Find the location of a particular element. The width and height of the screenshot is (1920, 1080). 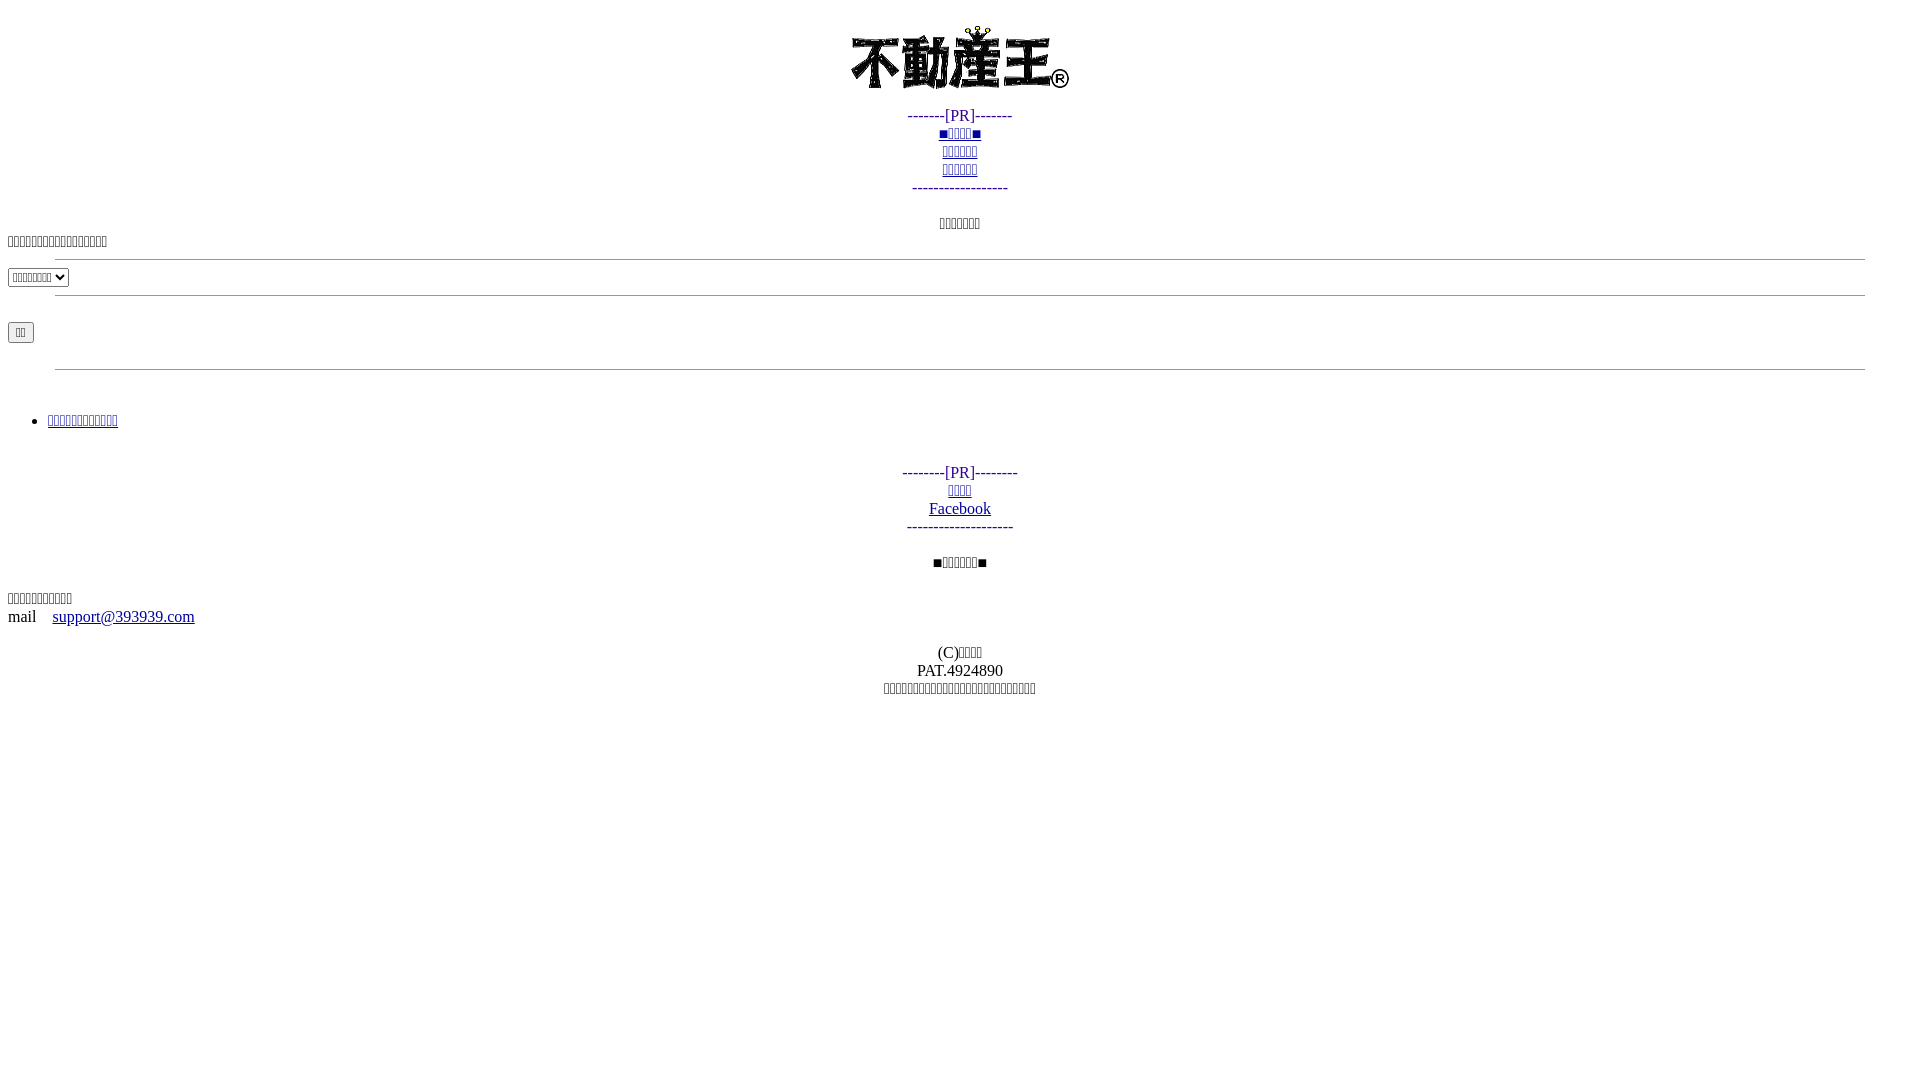

'support@393939.com' is located at coordinates (122, 615).